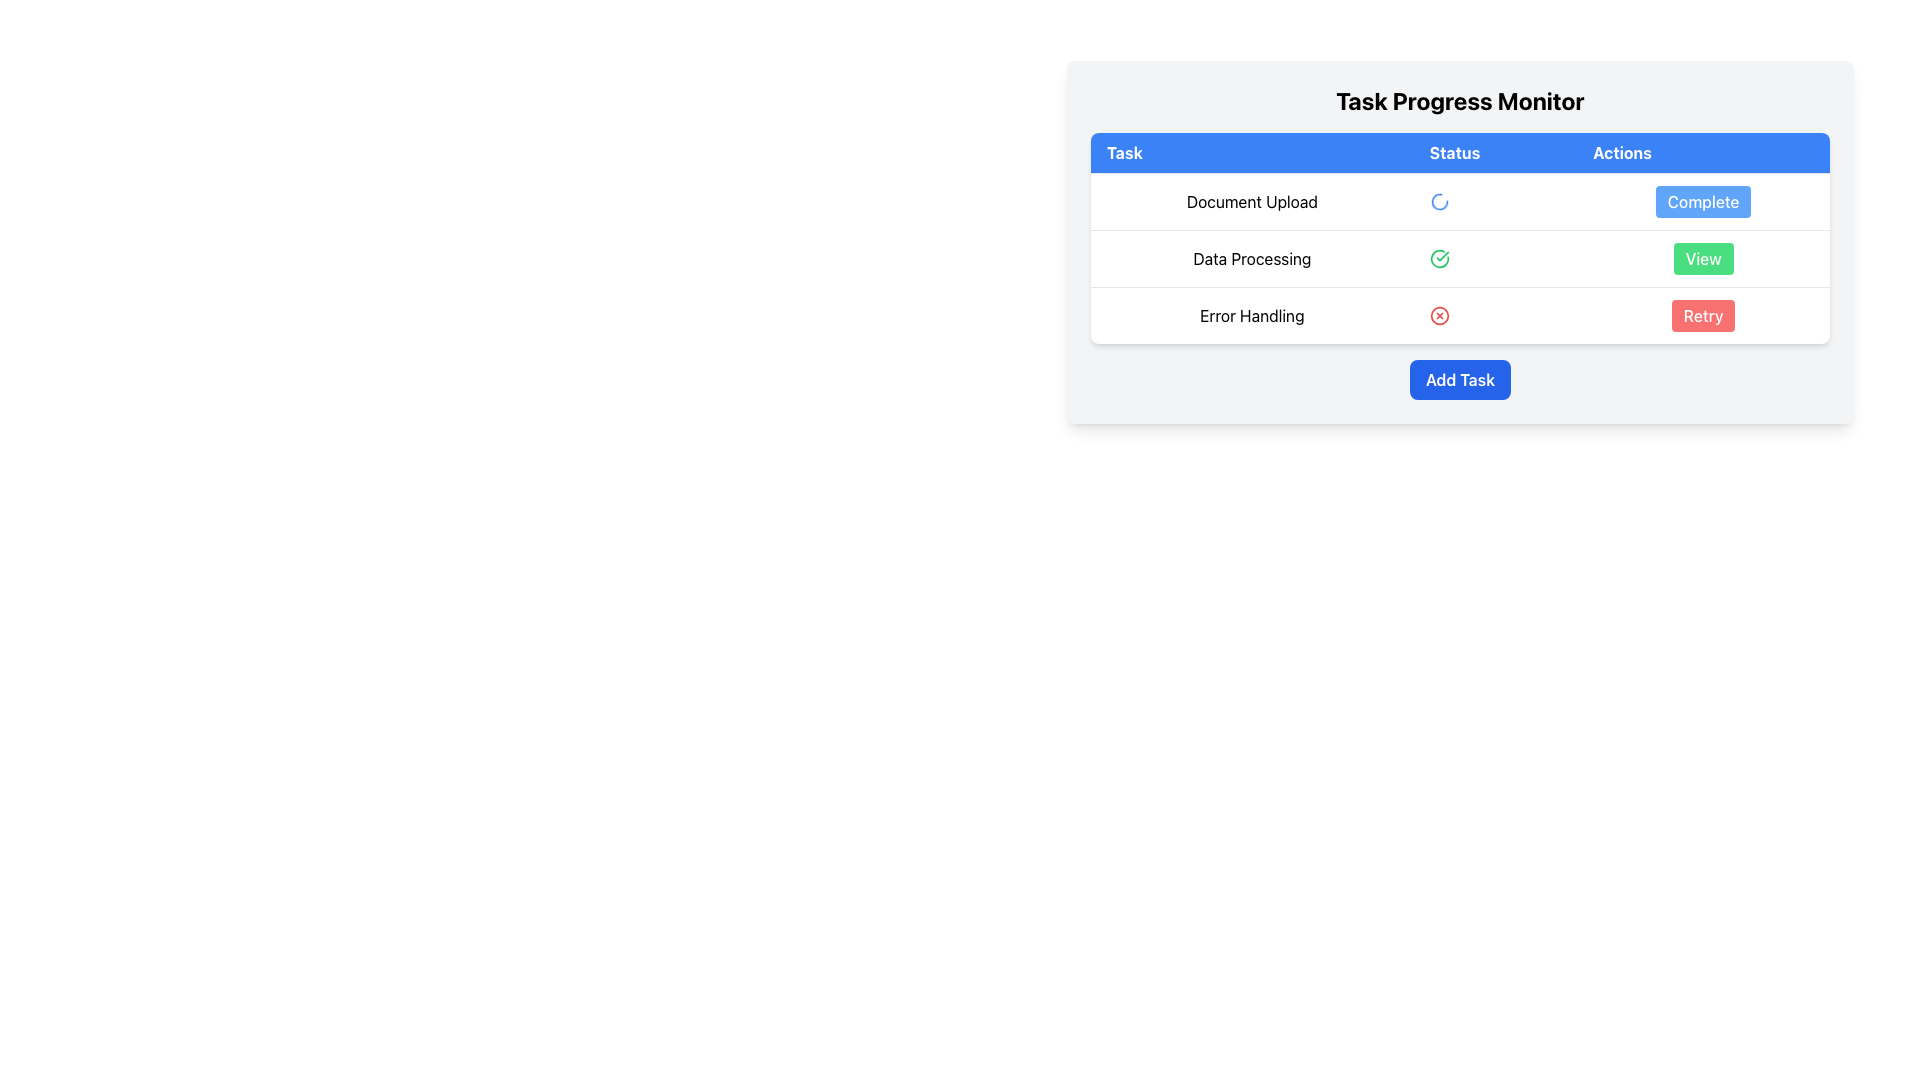  I want to click on the 'View' button located on the rightmost side of the row corresponding to 'Data Processing' in the table under the 'Actions' column, so click(1702, 257).